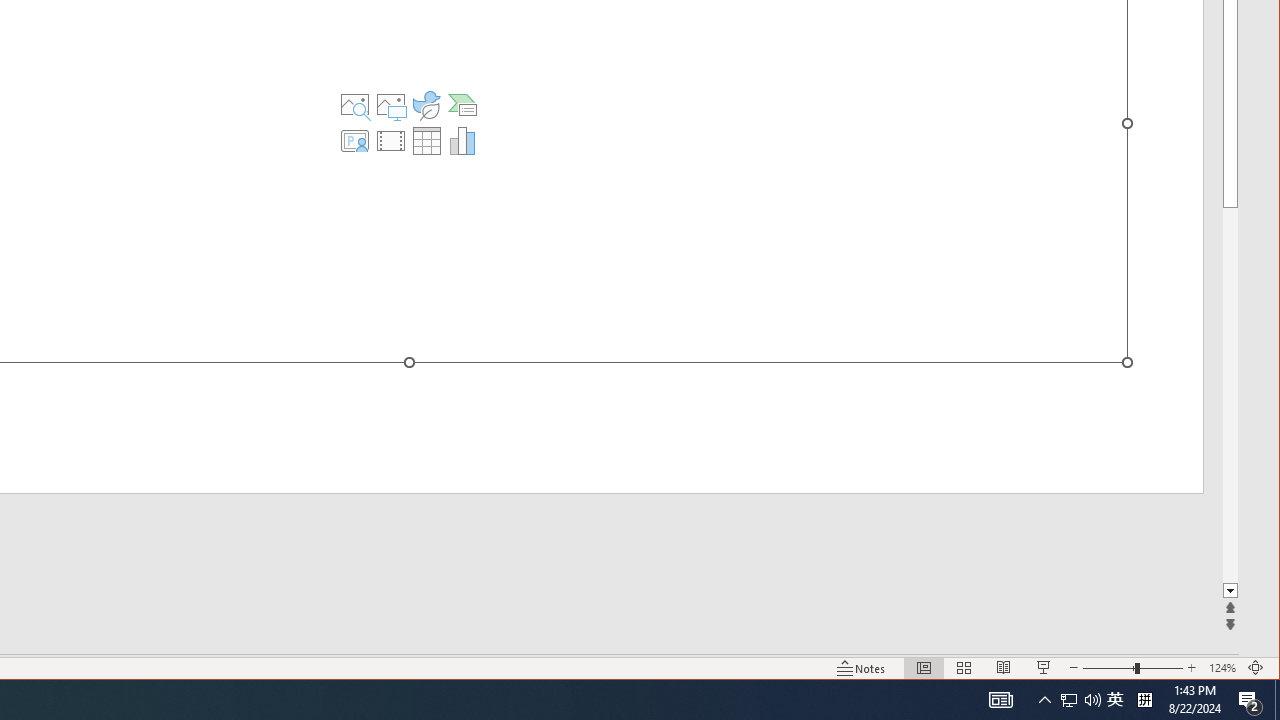 This screenshot has width=1280, height=720. I want to click on 'Zoom', so click(1132, 668).